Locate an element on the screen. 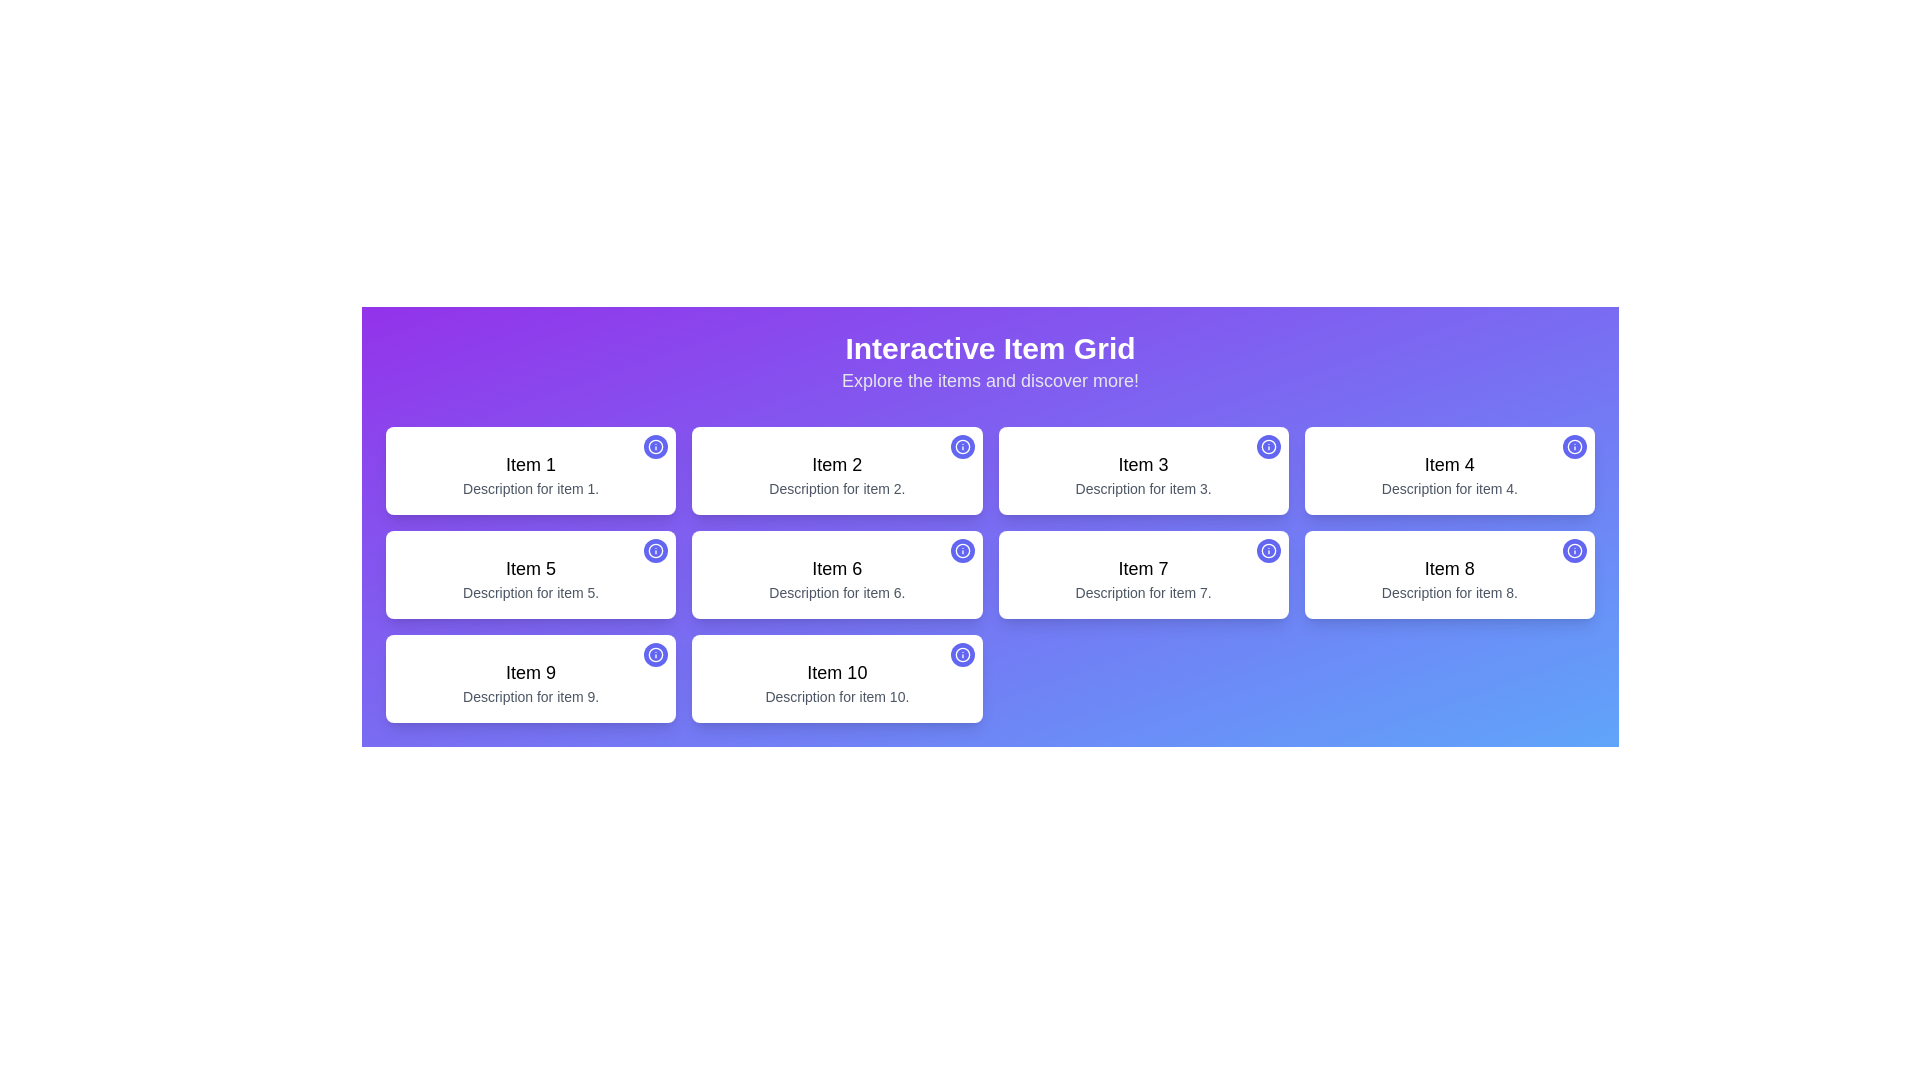  the decorative SVG Circle indicating a state or status within the 'Item 9' card, located in the bottom-left rectangle is located at coordinates (656, 655).